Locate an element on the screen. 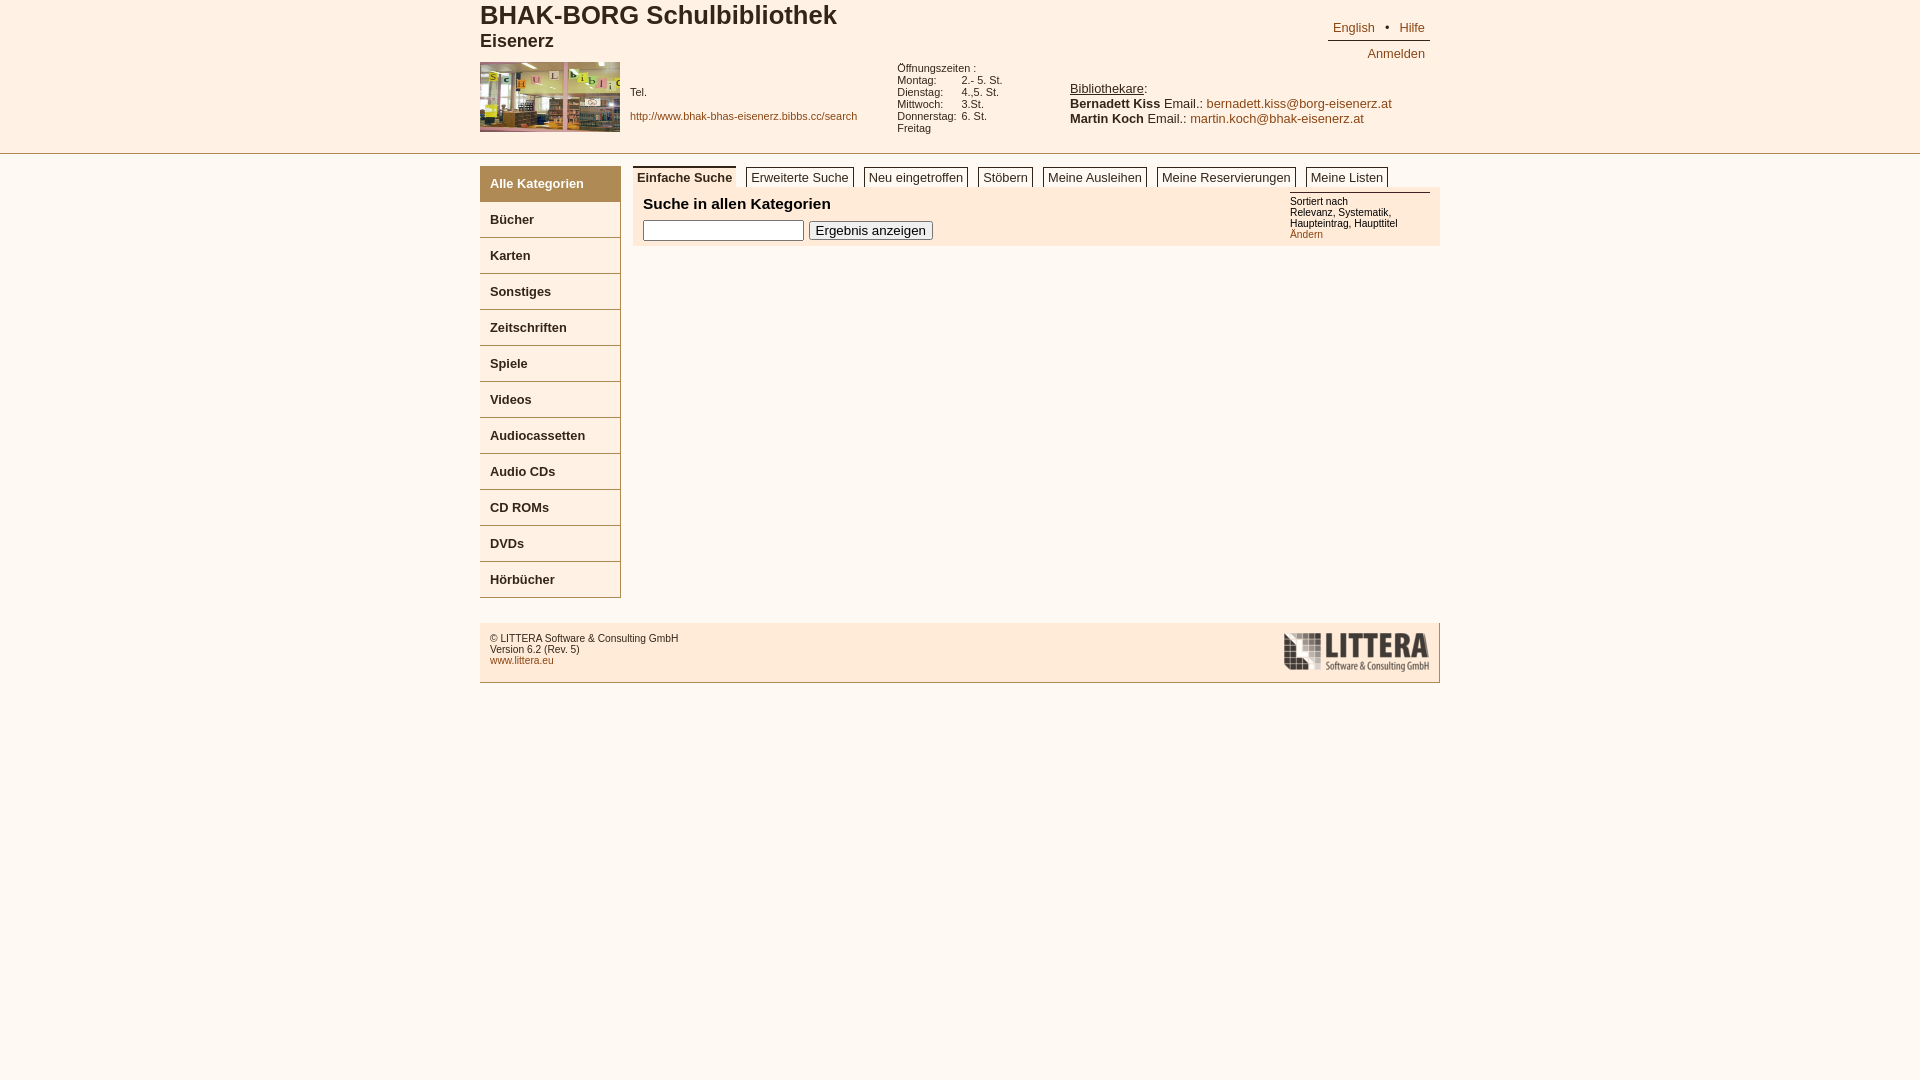 Image resolution: width=1920 pixels, height=1080 pixels. 'bernadett.kiss@borg-eisenerz.at' is located at coordinates (1205, 103).